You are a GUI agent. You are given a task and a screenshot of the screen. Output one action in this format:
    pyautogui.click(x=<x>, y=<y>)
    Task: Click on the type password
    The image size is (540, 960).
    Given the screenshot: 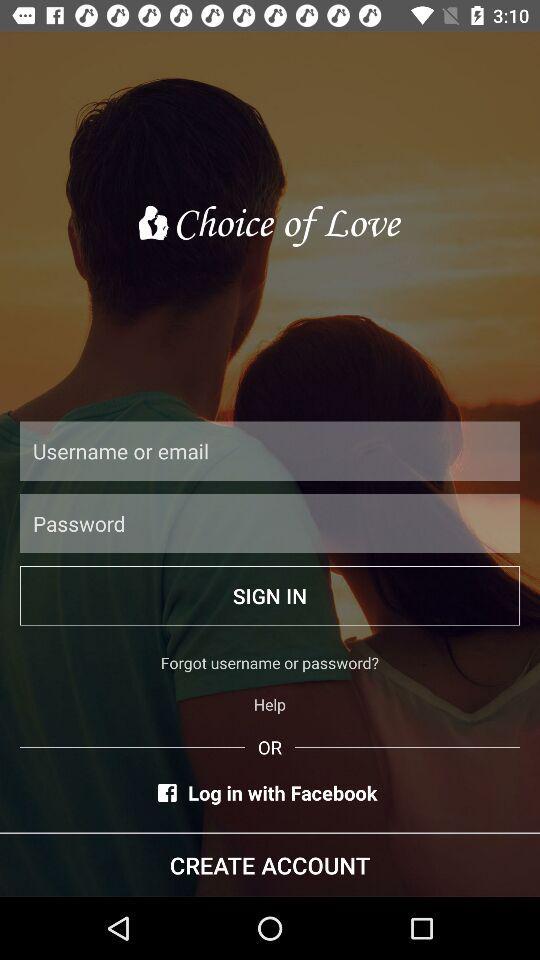 What is the action you would take?
    pyautogui.click(x=270, y=522)
    